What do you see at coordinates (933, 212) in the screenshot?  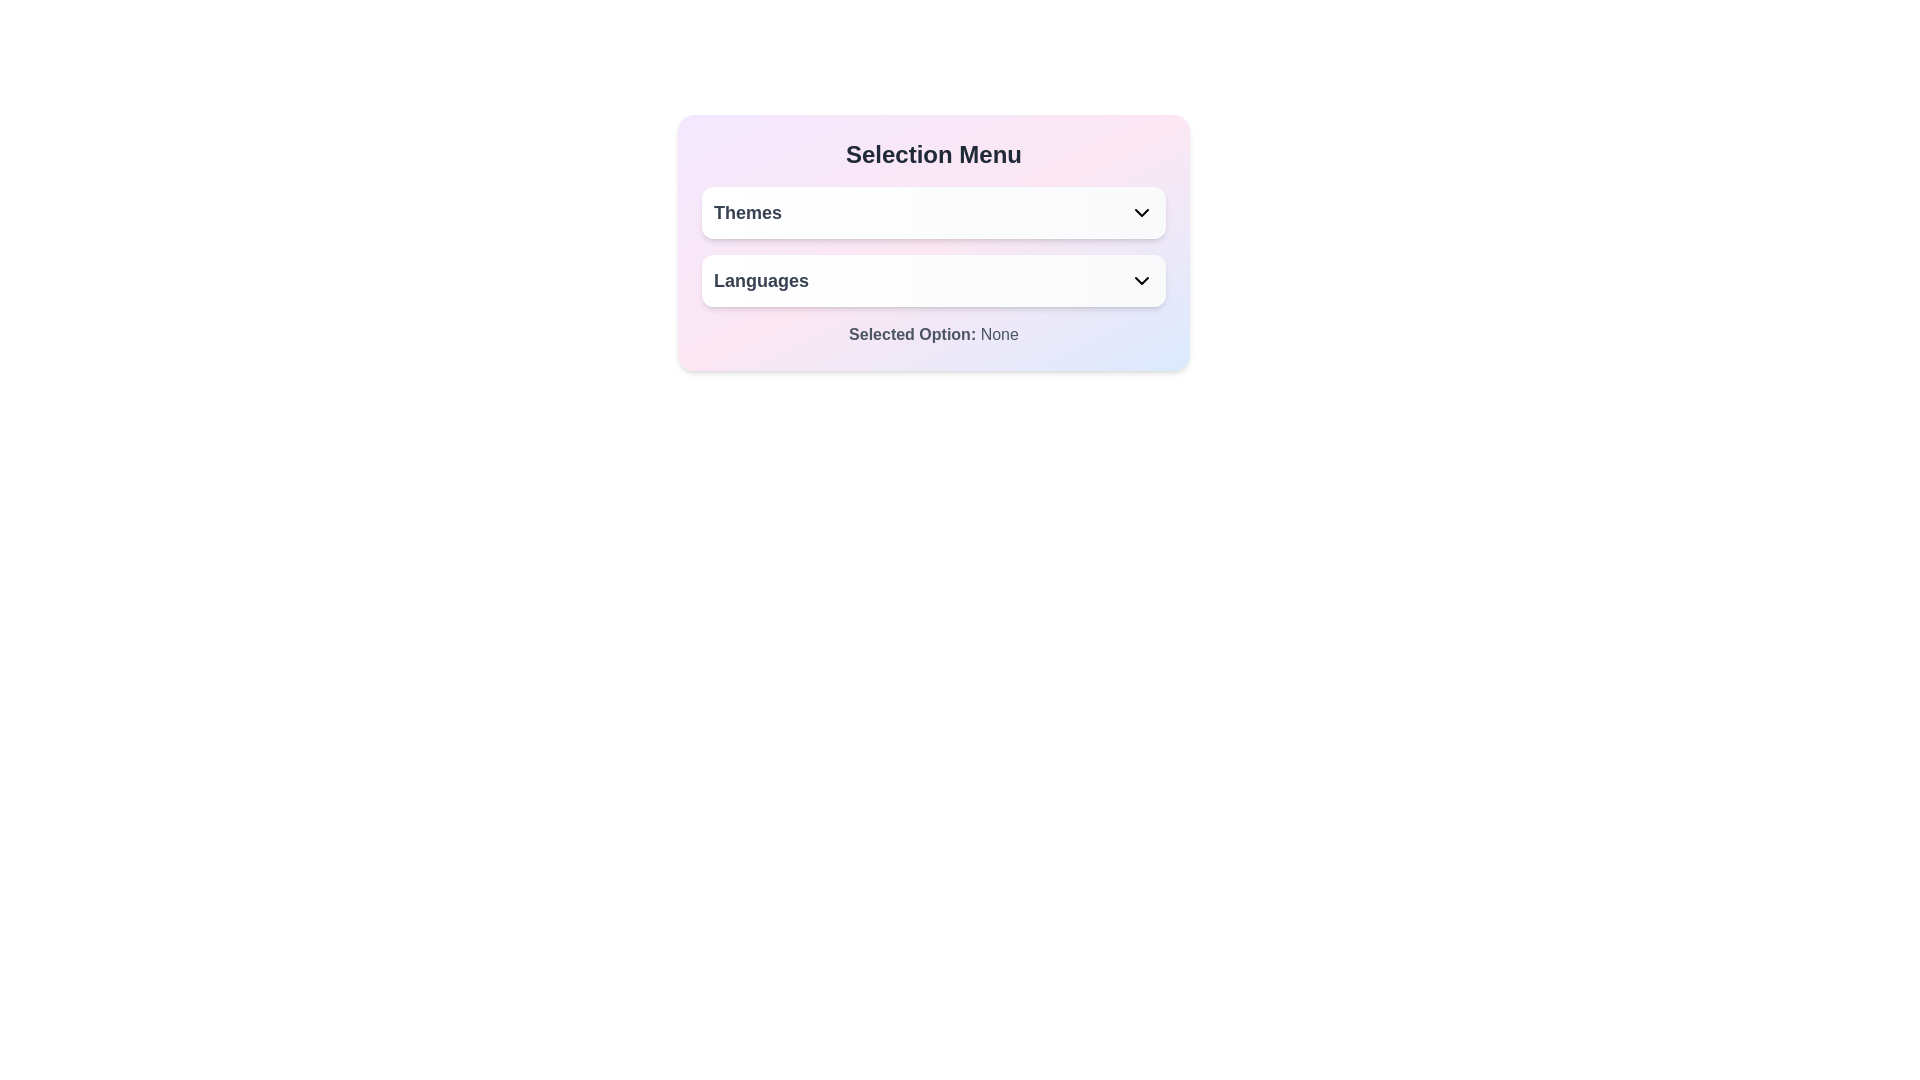 I see `the Dropdown menu located in the 'Selection Menu' section for keyboard navigation` at bounding box center [933, 212].